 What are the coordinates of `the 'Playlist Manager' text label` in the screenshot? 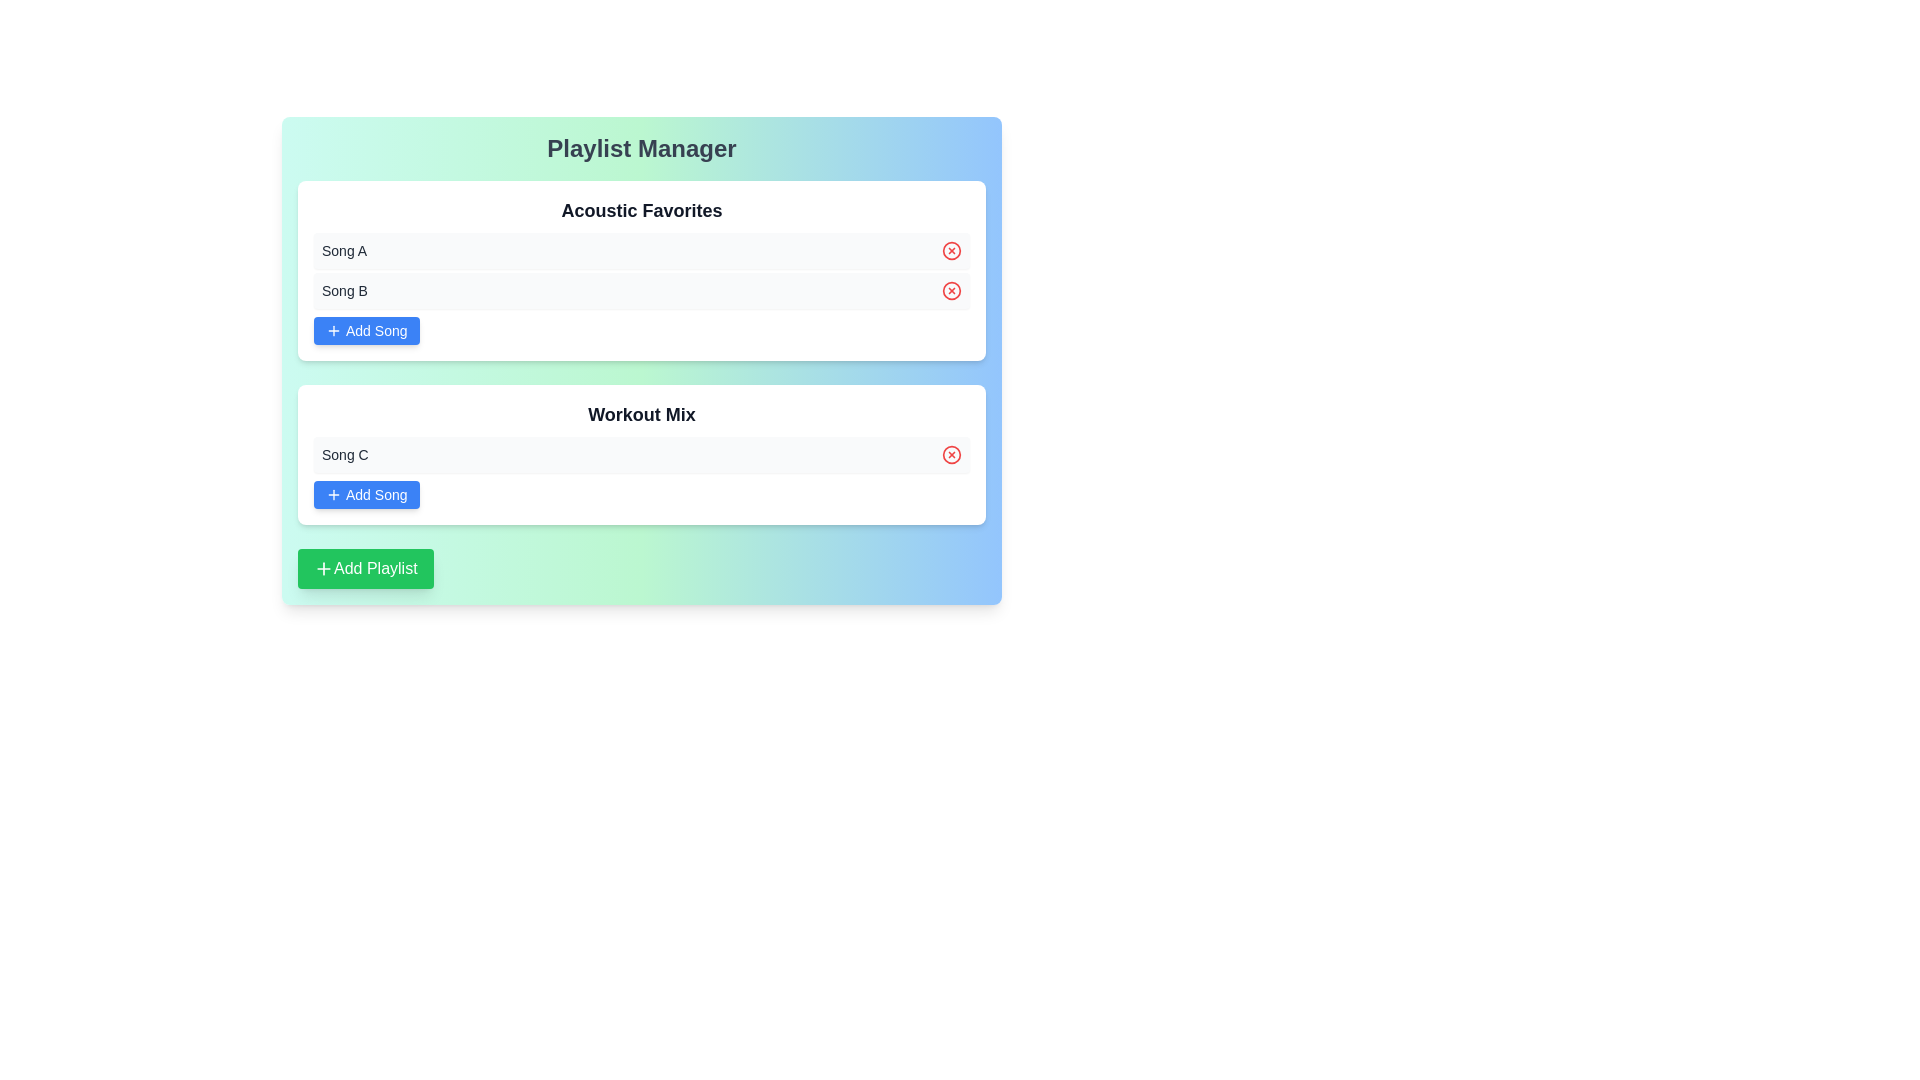 It's located at (642, 148).